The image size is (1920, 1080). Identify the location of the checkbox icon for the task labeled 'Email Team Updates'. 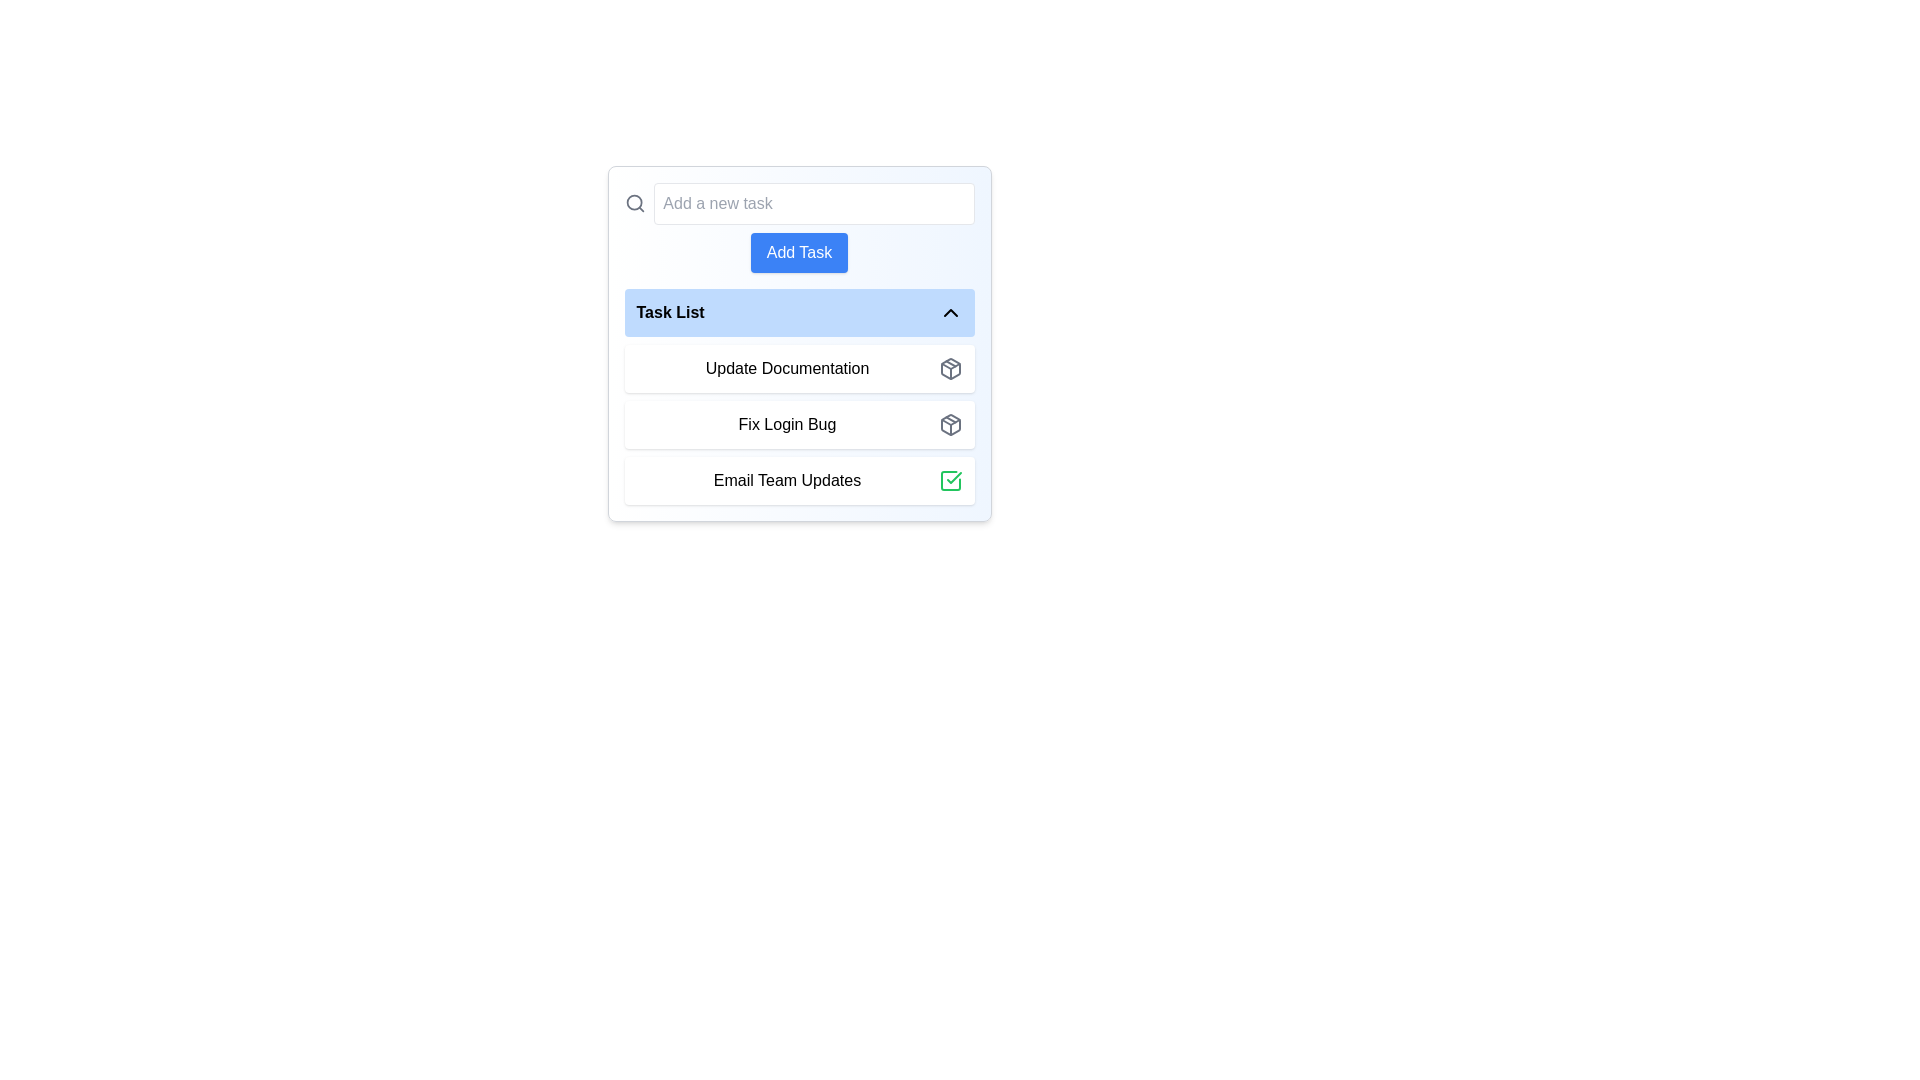
(949, 481).